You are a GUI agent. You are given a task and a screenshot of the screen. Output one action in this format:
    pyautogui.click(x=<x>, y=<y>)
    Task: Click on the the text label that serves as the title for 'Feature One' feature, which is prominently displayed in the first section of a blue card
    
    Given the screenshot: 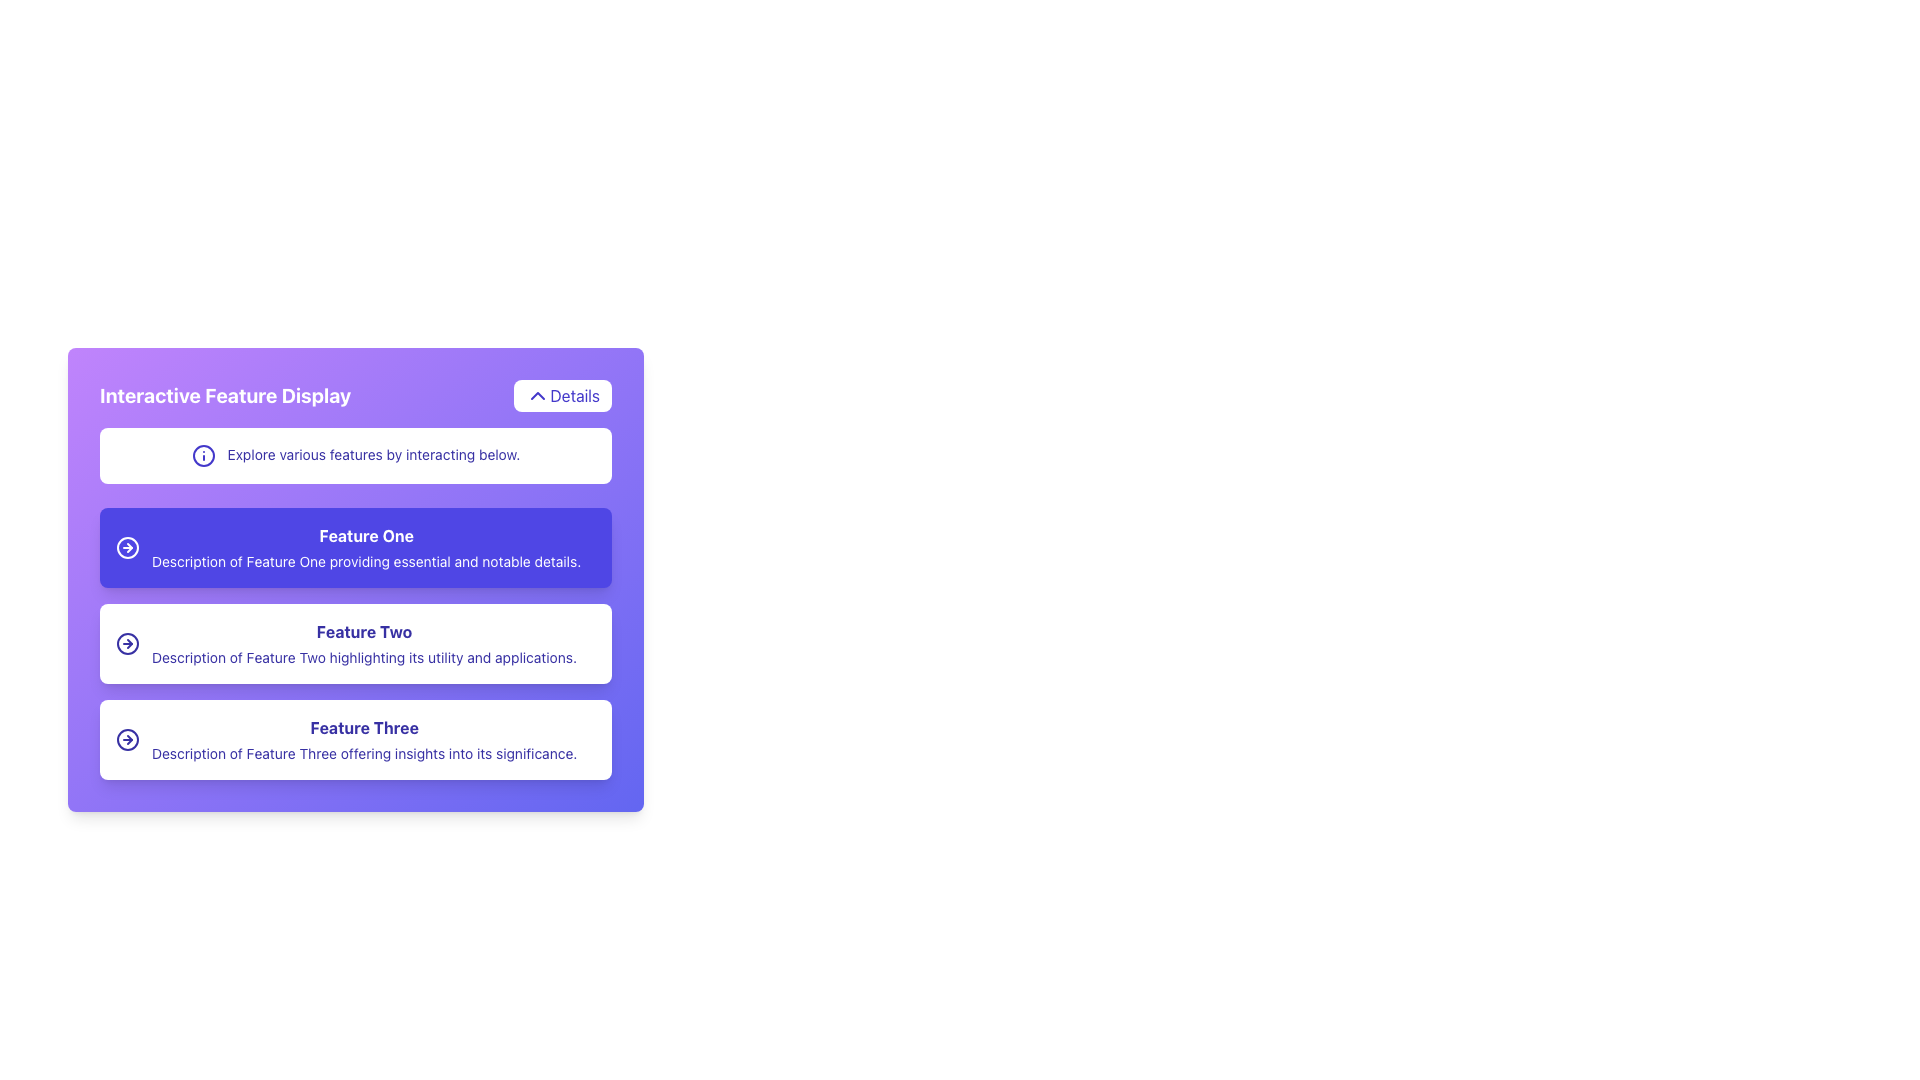 What is the action you would take?
    pyautogui.click(x=366, y=535)
    